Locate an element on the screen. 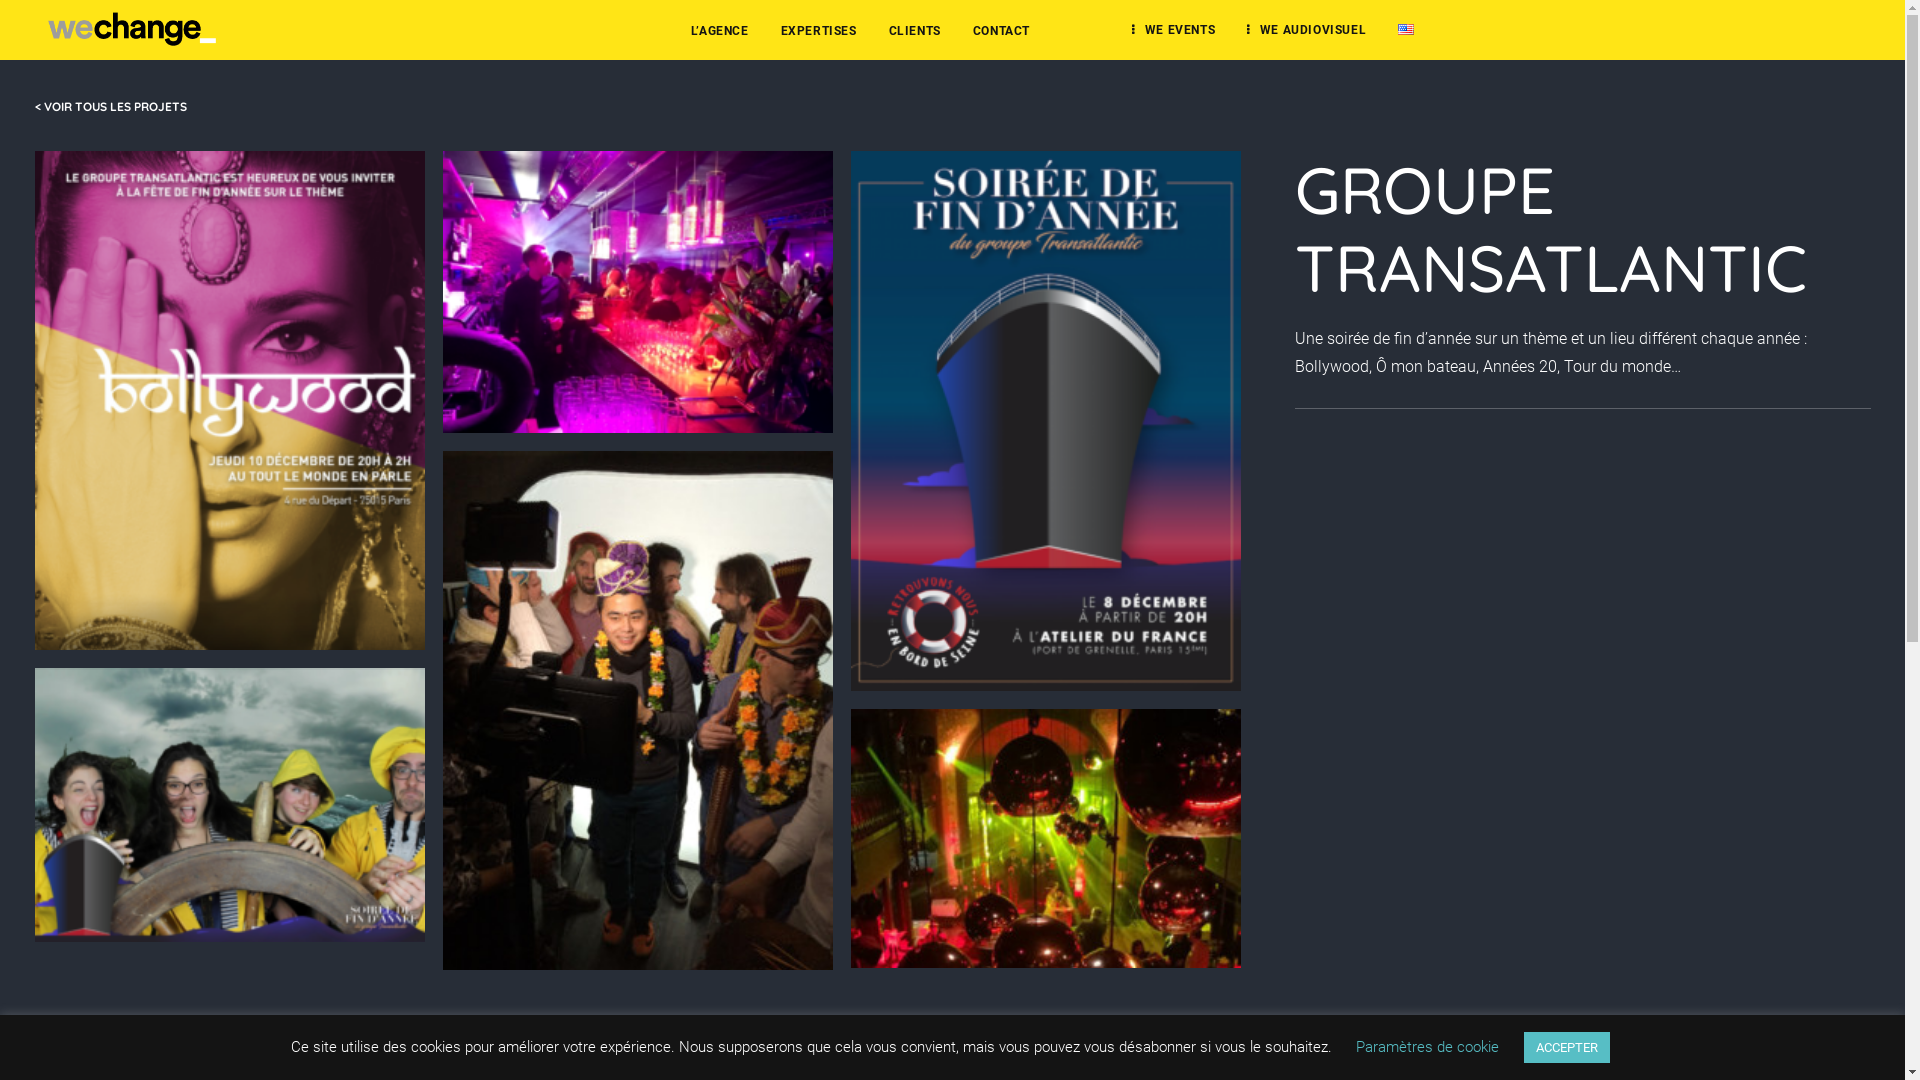 The image size is (1920, 1080). 'CONTACT' is located at coordinates (1001, 30).